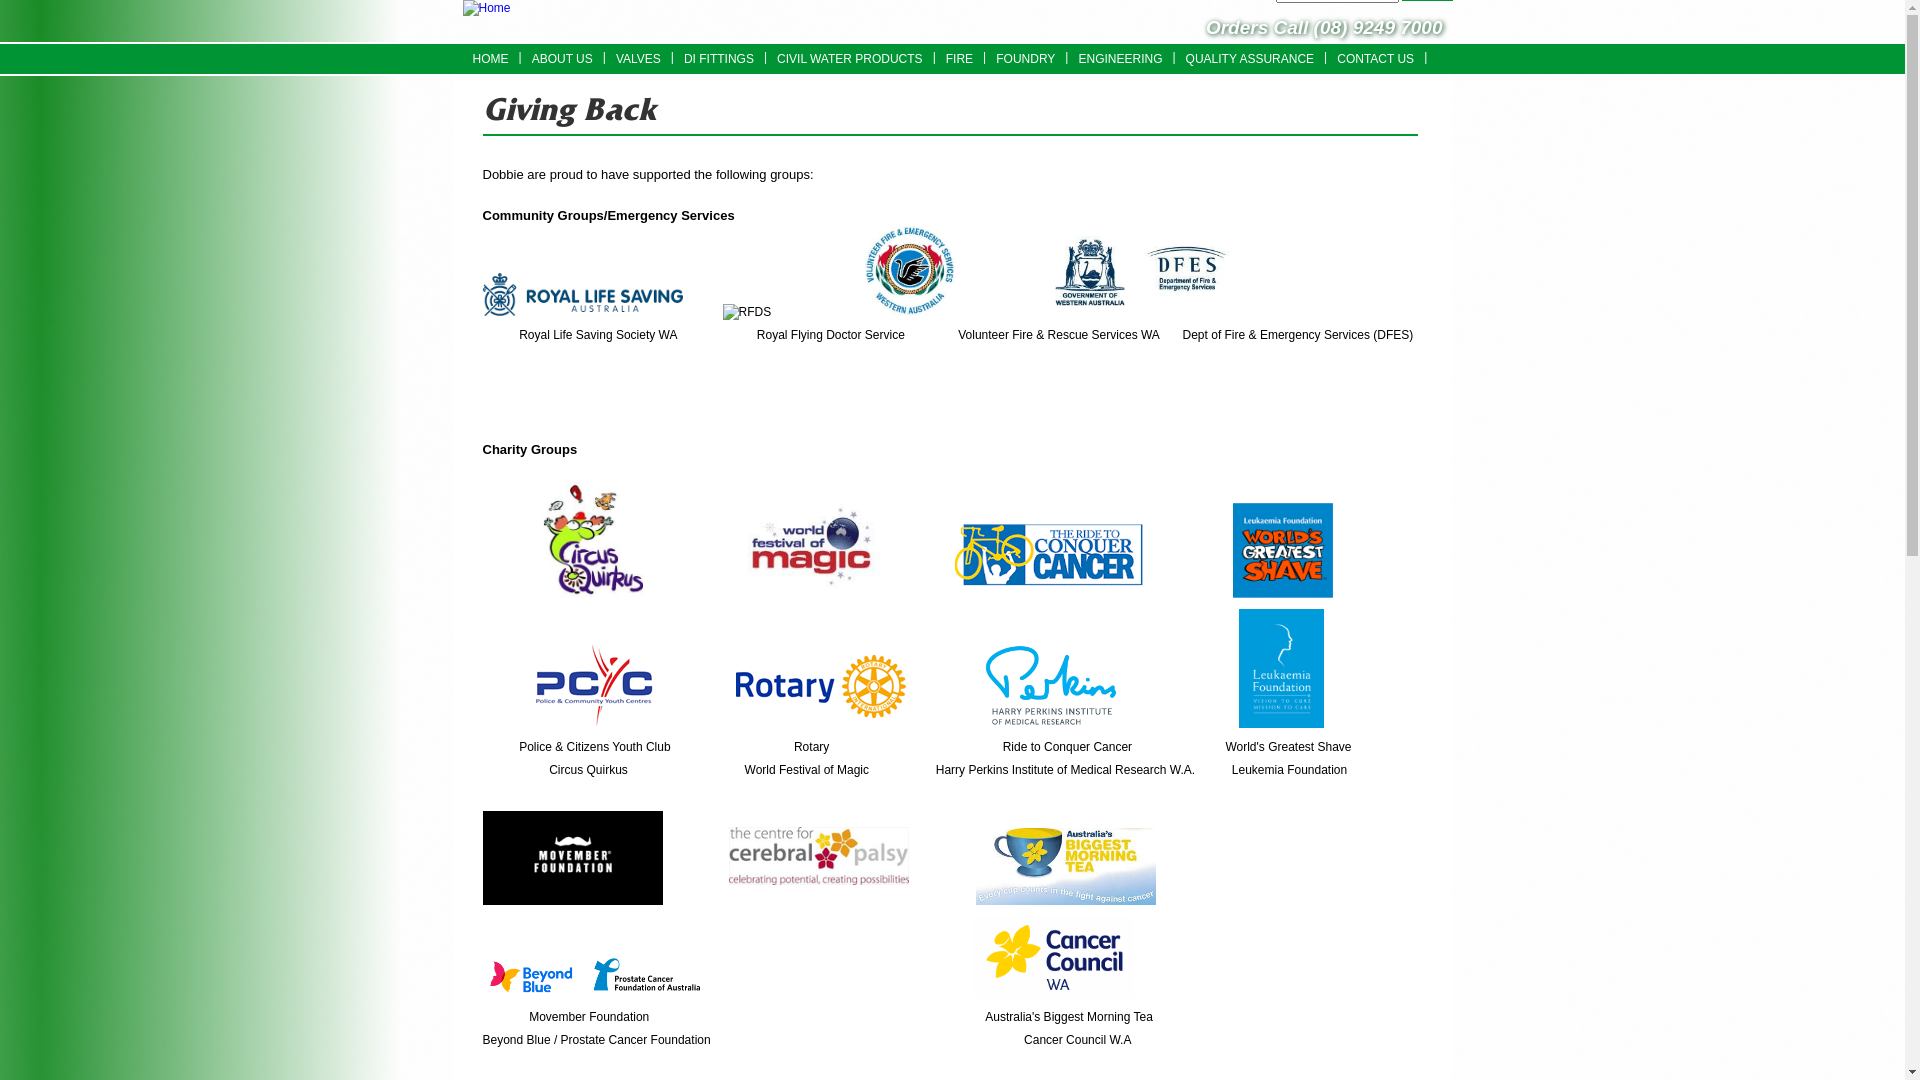 This screenshot has width=1920, height=1080. I want to click on 'festival of magic', so click(811, 554).